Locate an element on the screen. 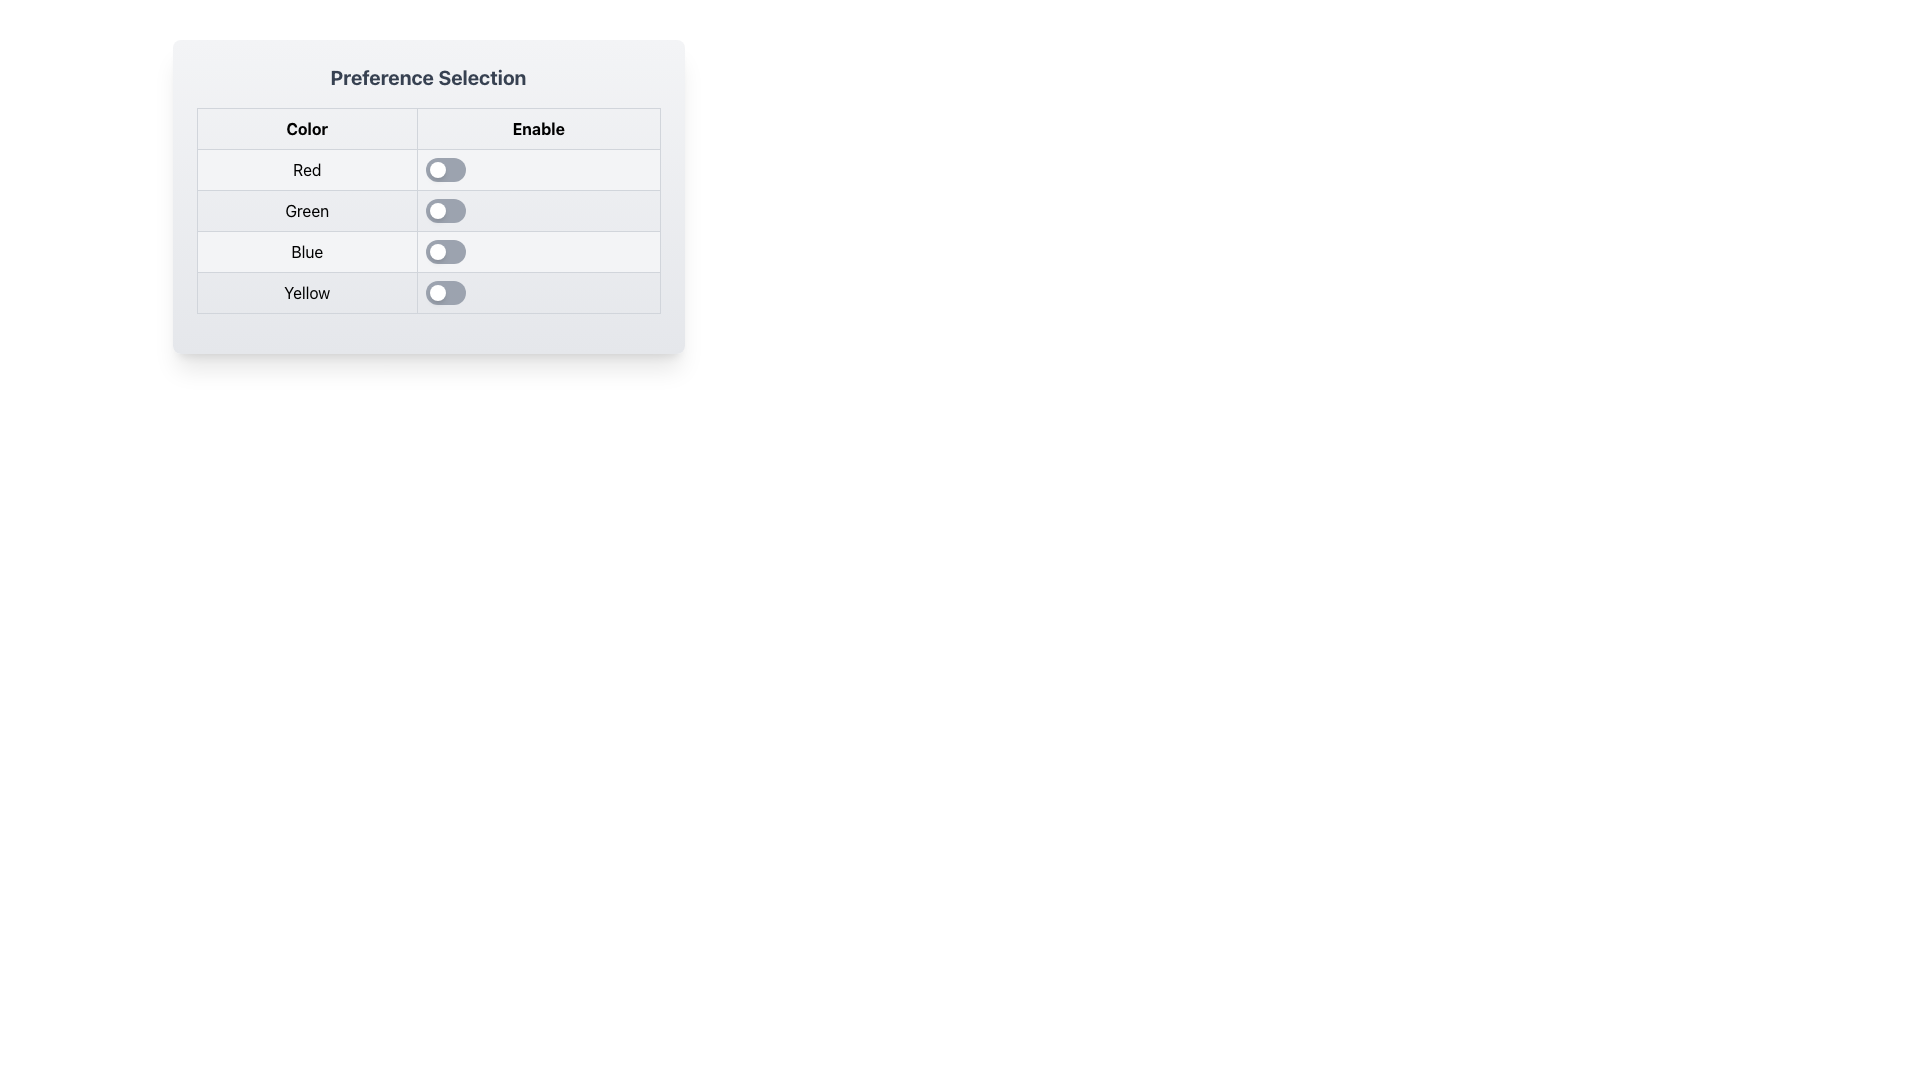 This screenshot has width=1920, height=1080. the toggle switch in the third row of the table under the 'Enable' column, labeled 'Blue' is located at coordinates (427, 230).